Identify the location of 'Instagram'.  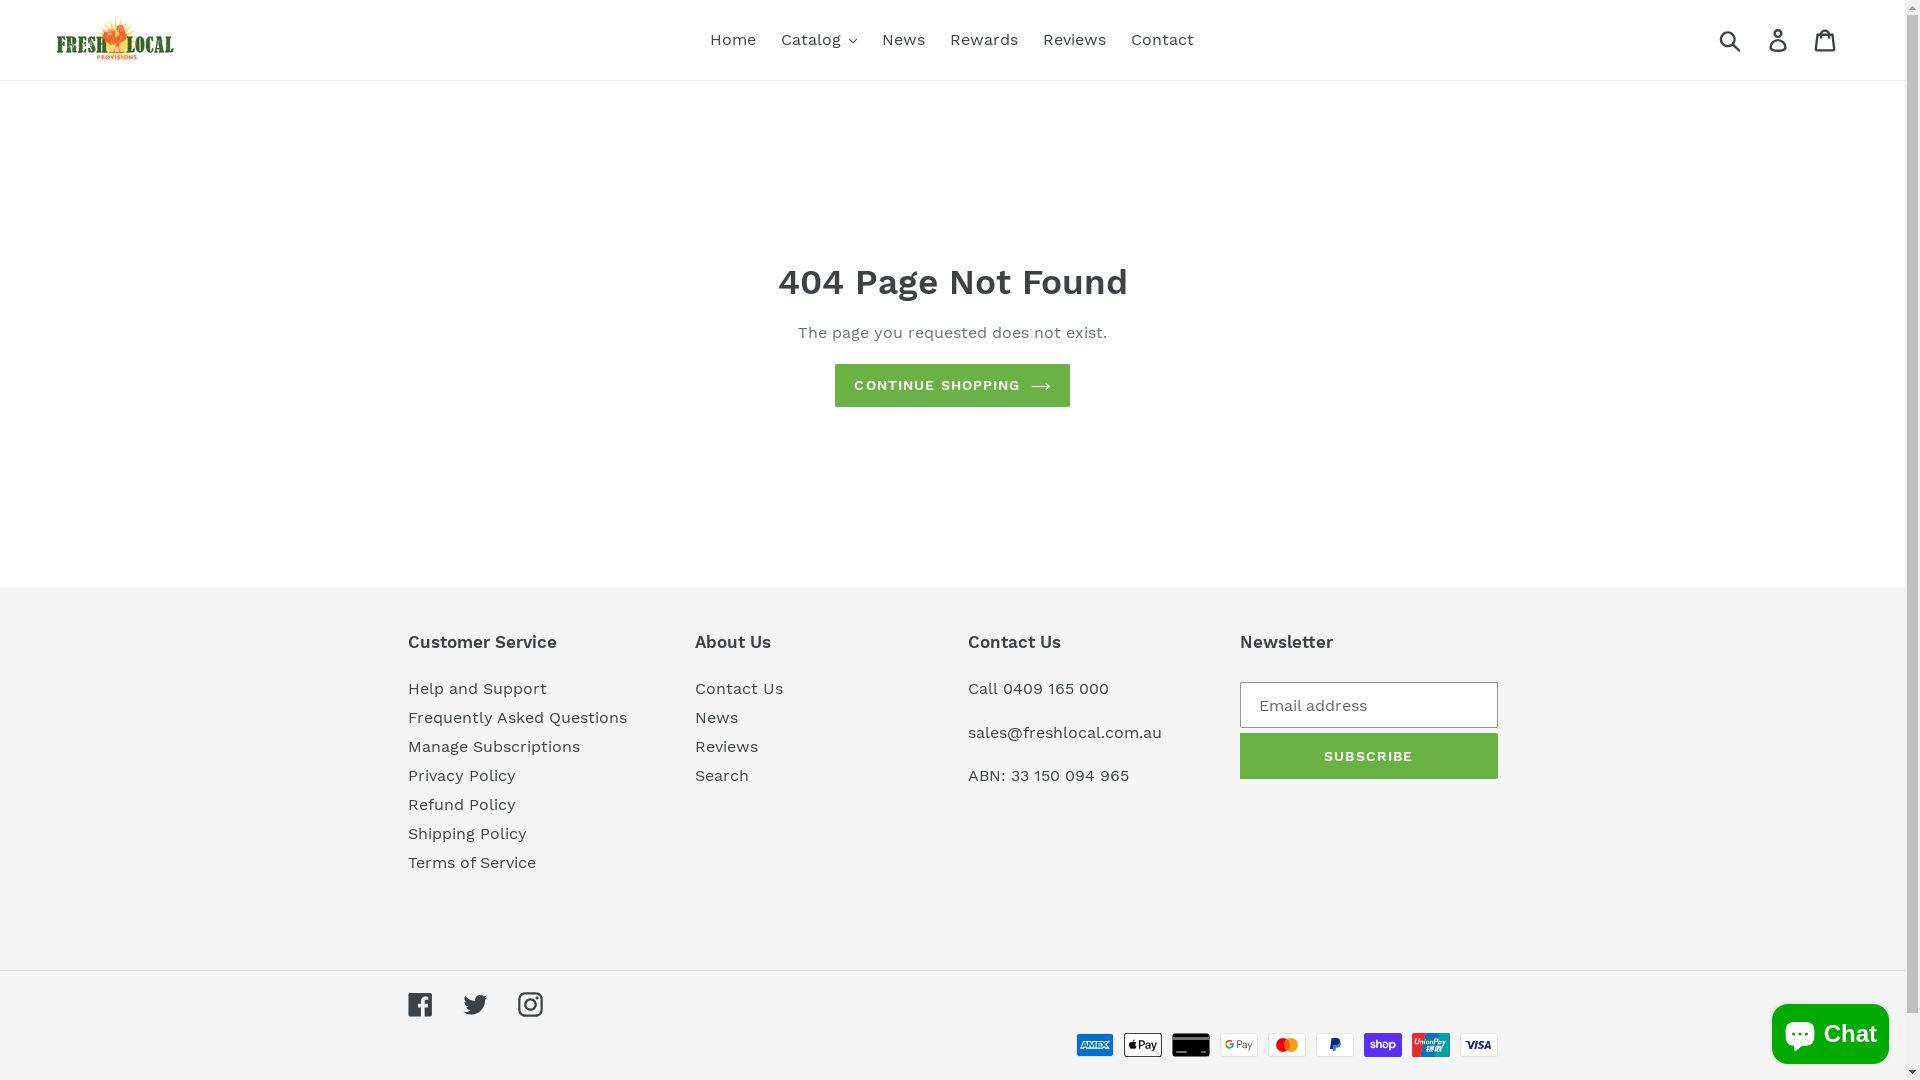
(530, 1005).